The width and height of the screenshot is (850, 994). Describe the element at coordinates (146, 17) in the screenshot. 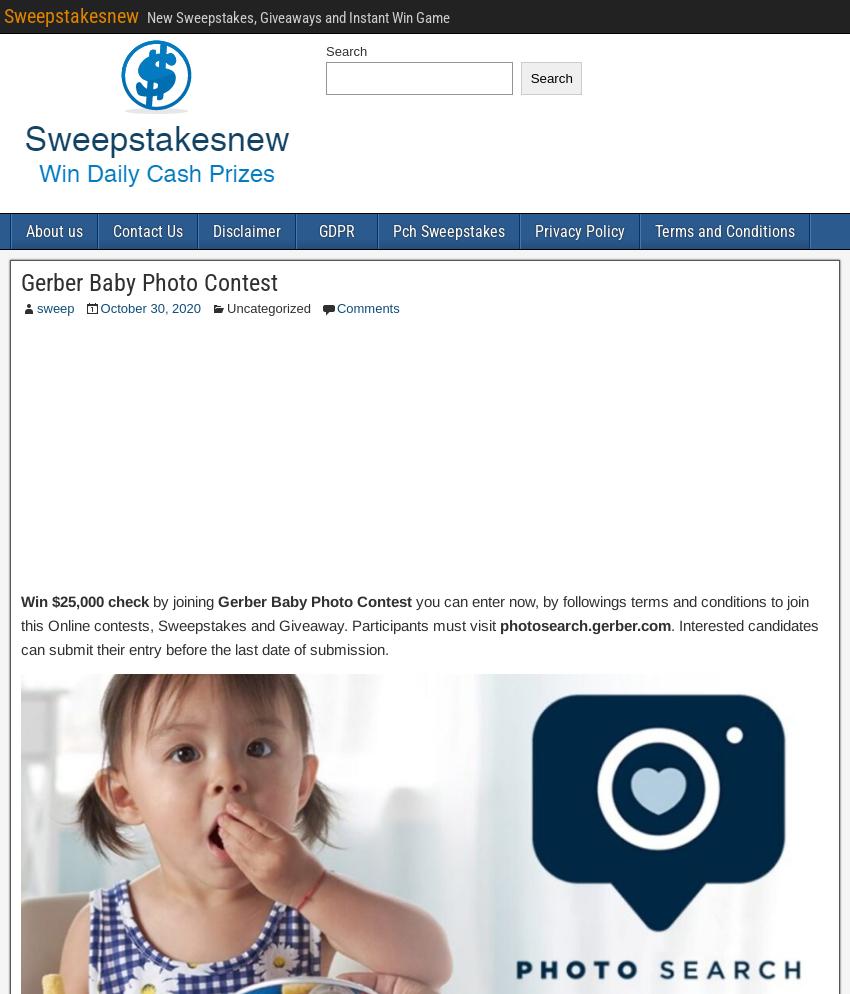

I see `'New Sweepstakes, Giveaways and Instant Win Game'` at that location.